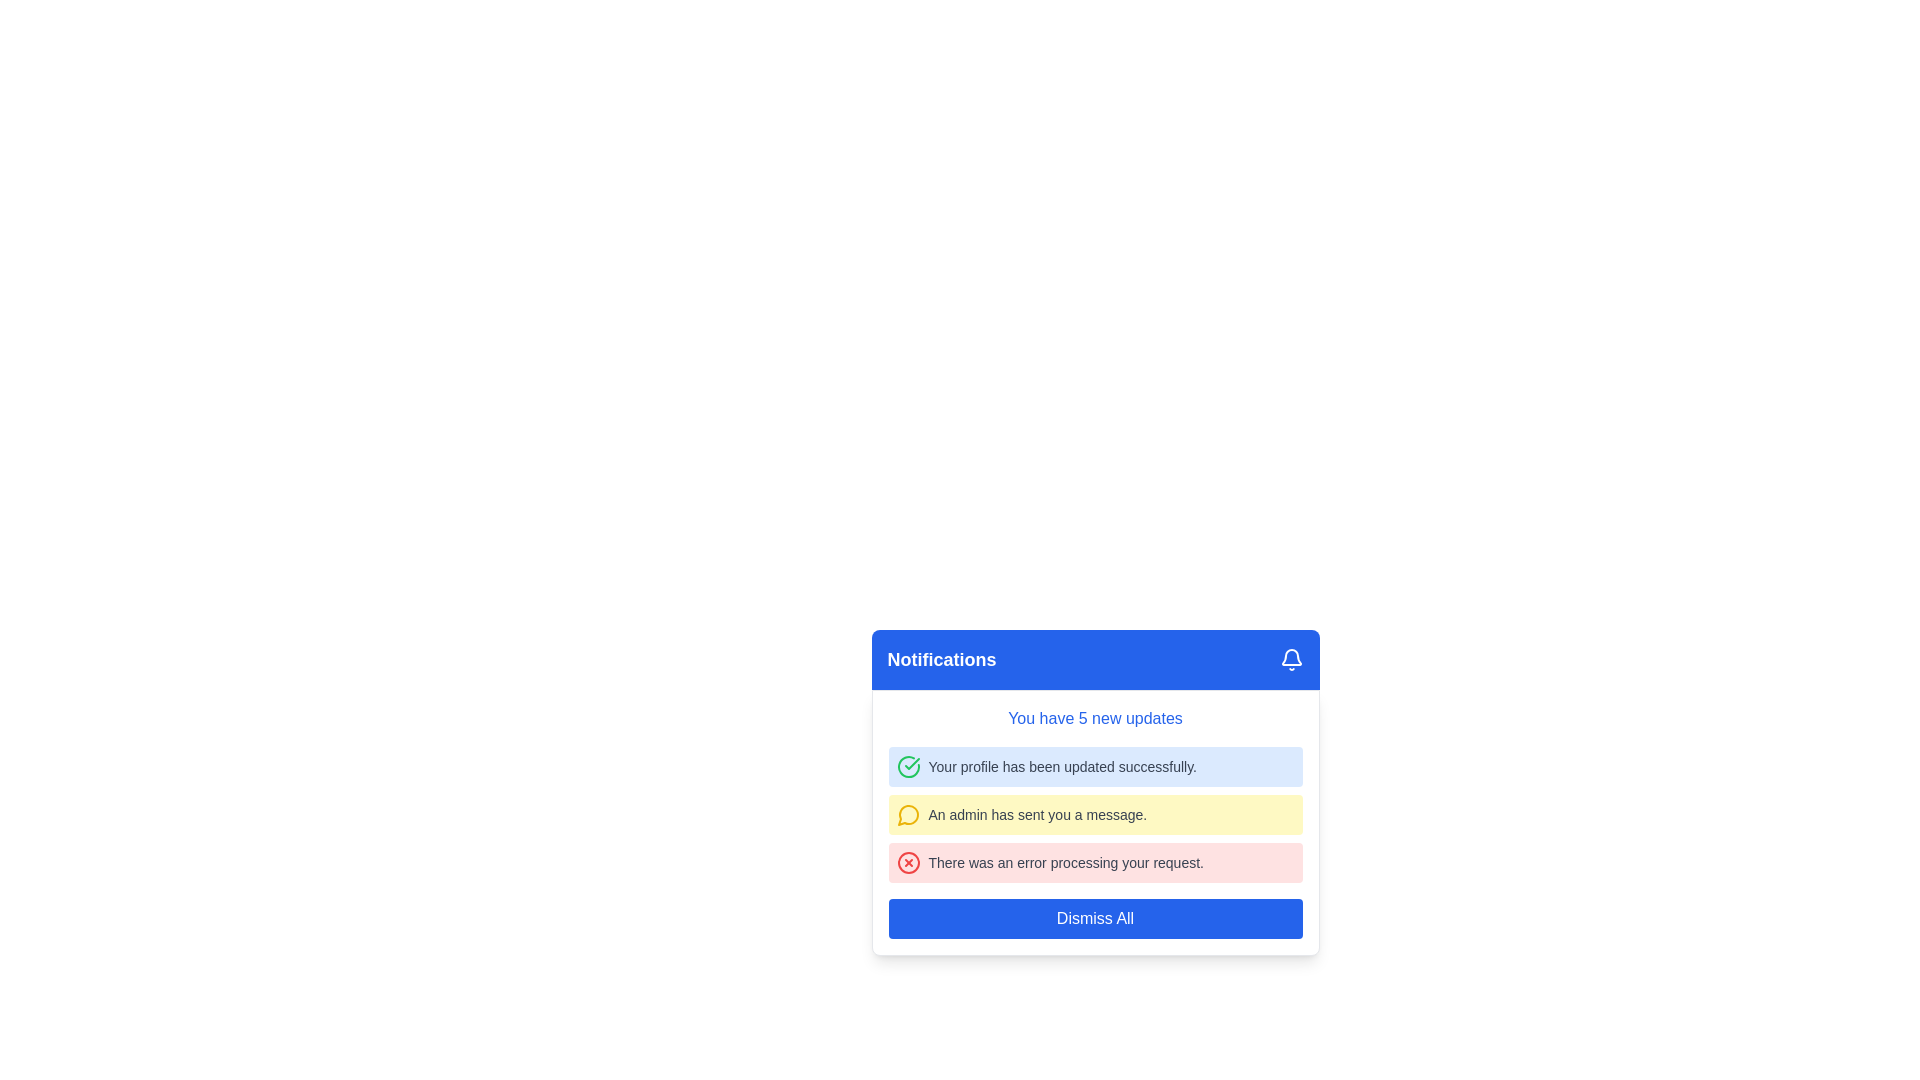  Describe the element at coordinates (1094, 766) in the screenshot. I see `the first notification in the notification panel that informs the user their profile has been successfully updated` at that location.